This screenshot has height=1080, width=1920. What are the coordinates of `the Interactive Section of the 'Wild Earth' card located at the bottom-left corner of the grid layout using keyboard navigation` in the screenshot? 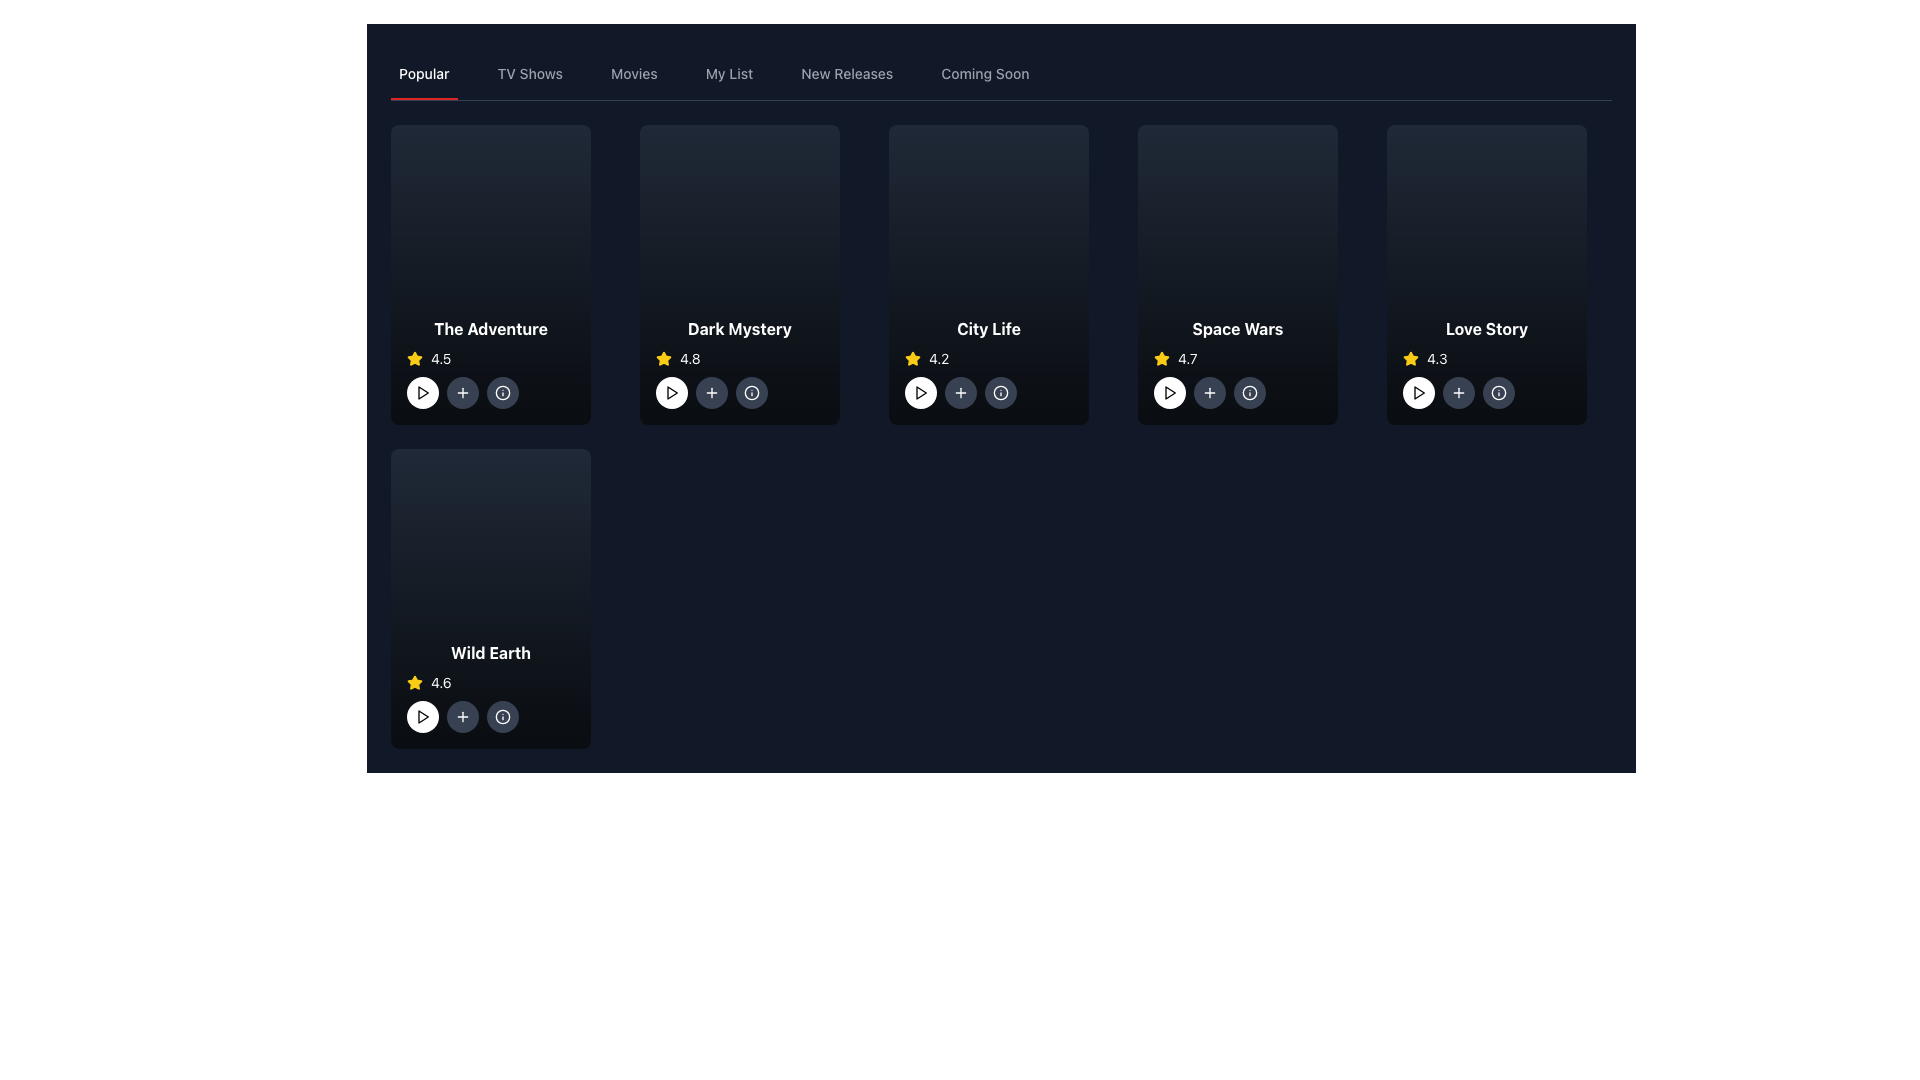 It's located at (490, 685).